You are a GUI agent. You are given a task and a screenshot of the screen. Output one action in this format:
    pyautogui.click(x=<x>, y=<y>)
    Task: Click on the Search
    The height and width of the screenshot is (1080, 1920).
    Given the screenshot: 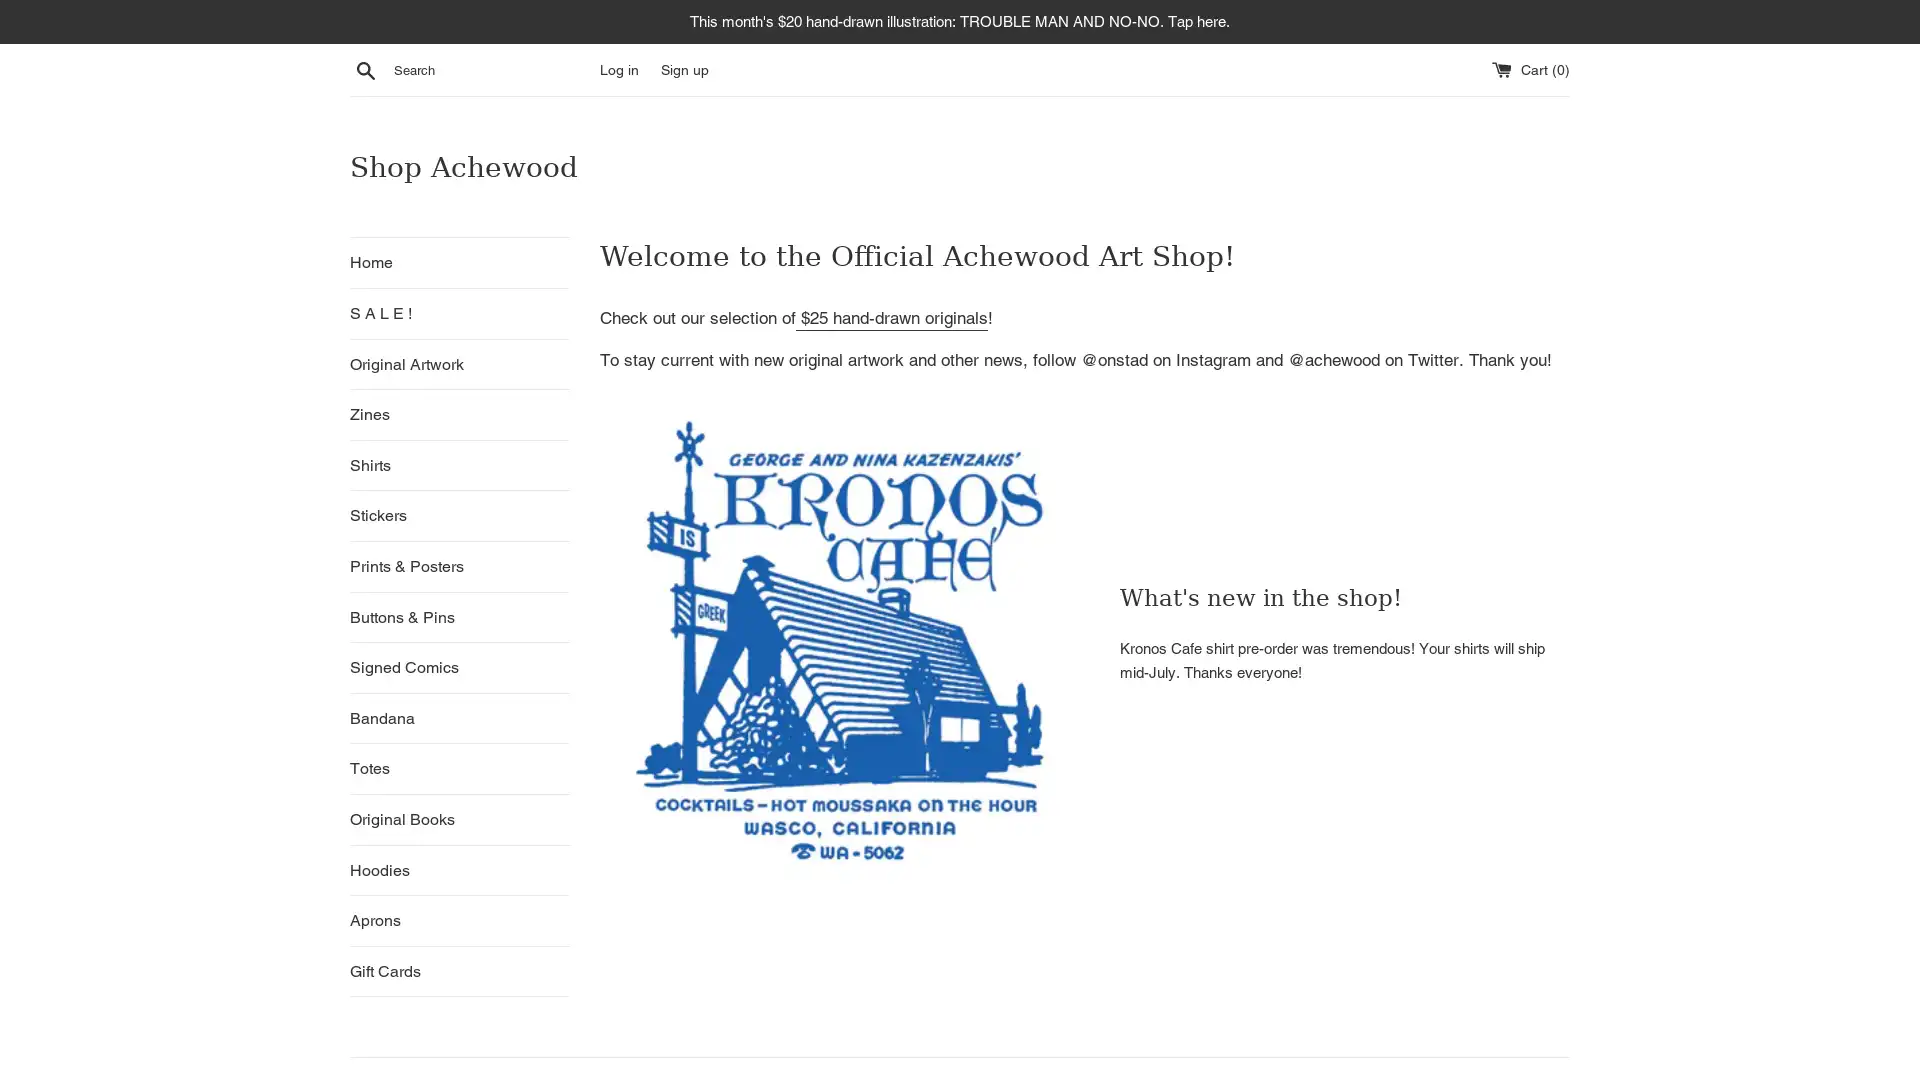 What is the action you would take?
    pyautogui.click(x=365, y=68)
    